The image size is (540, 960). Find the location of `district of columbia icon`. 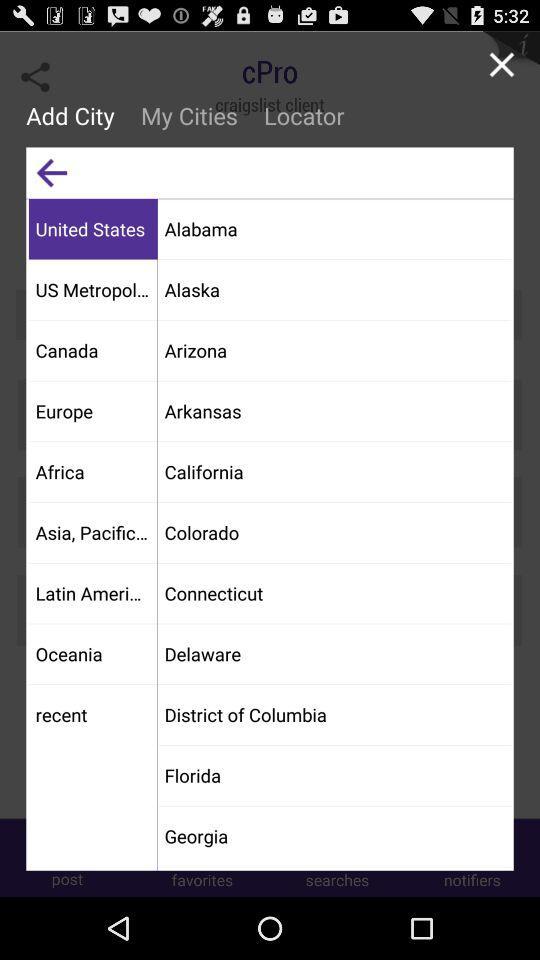

district of columbia icon is located at coordinates (334, 714).